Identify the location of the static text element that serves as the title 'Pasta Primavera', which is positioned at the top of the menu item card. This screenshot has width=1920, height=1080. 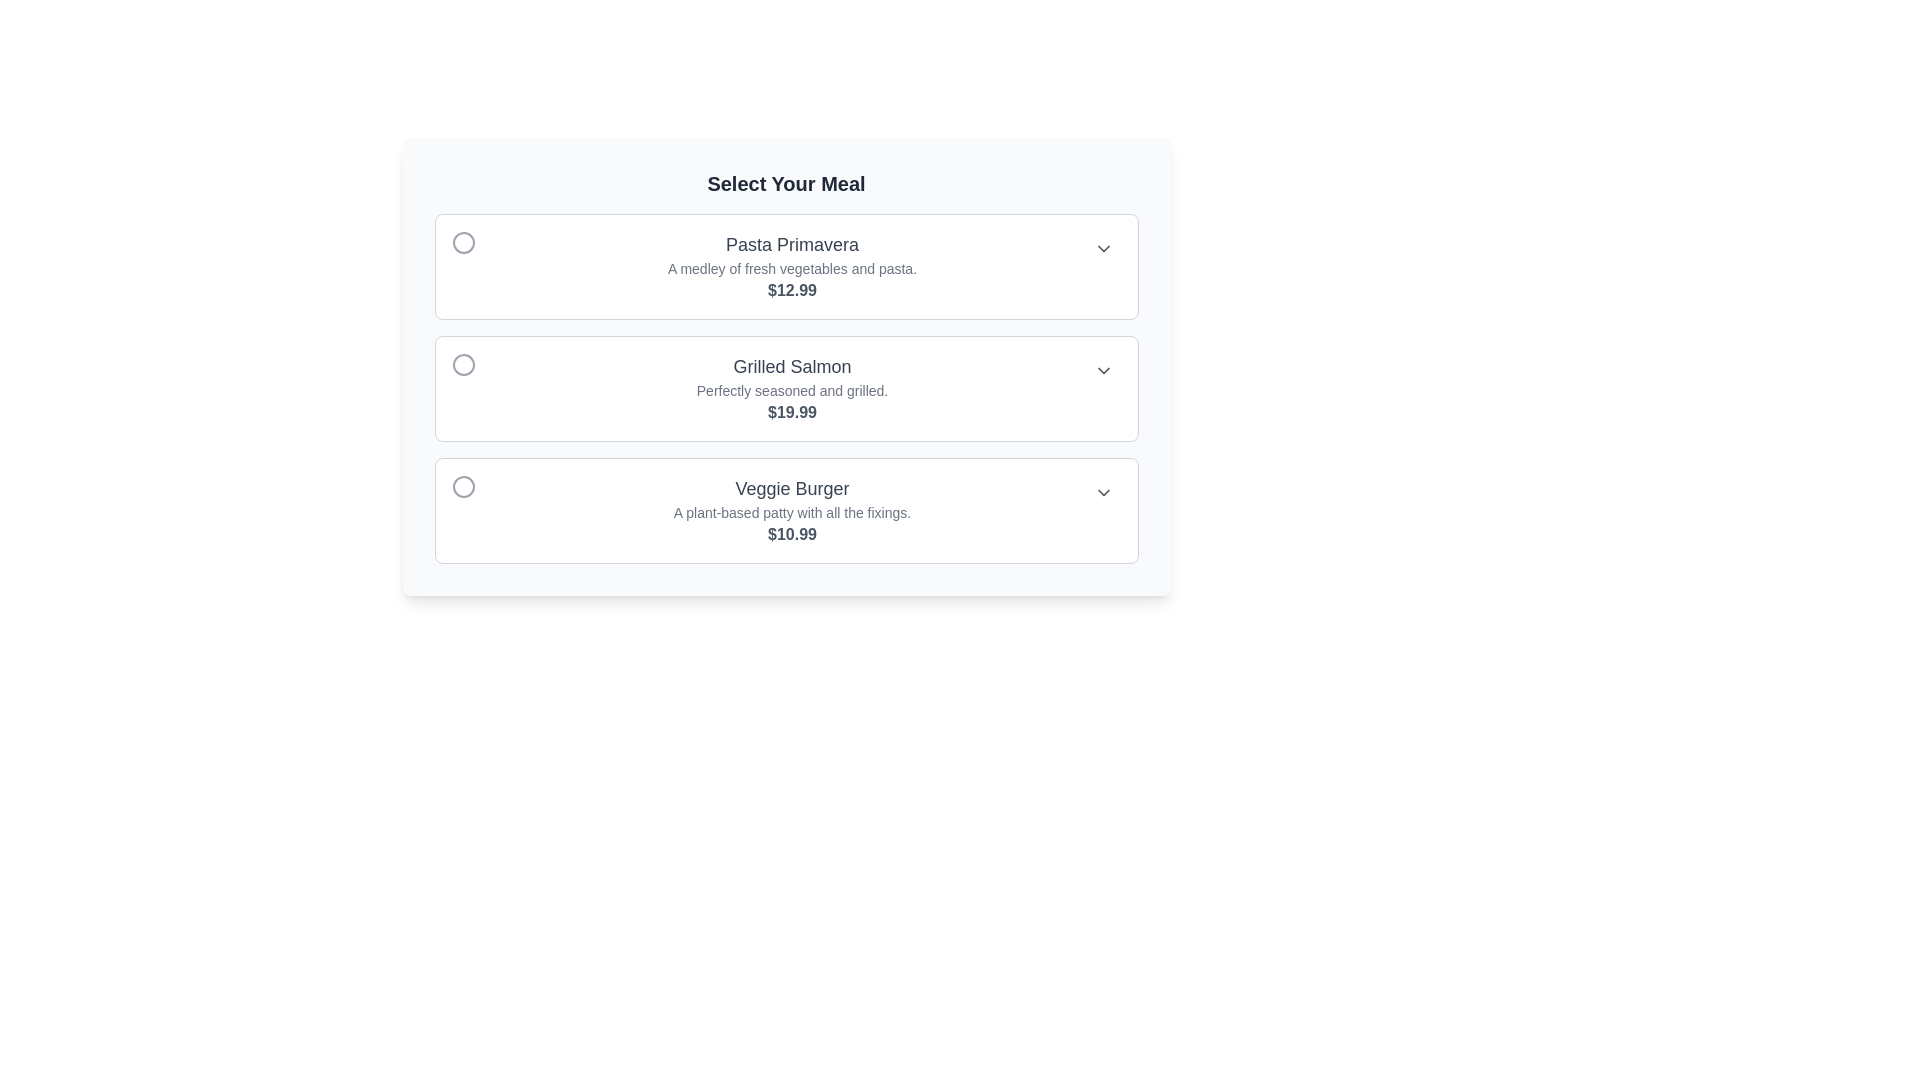
(791, 244).